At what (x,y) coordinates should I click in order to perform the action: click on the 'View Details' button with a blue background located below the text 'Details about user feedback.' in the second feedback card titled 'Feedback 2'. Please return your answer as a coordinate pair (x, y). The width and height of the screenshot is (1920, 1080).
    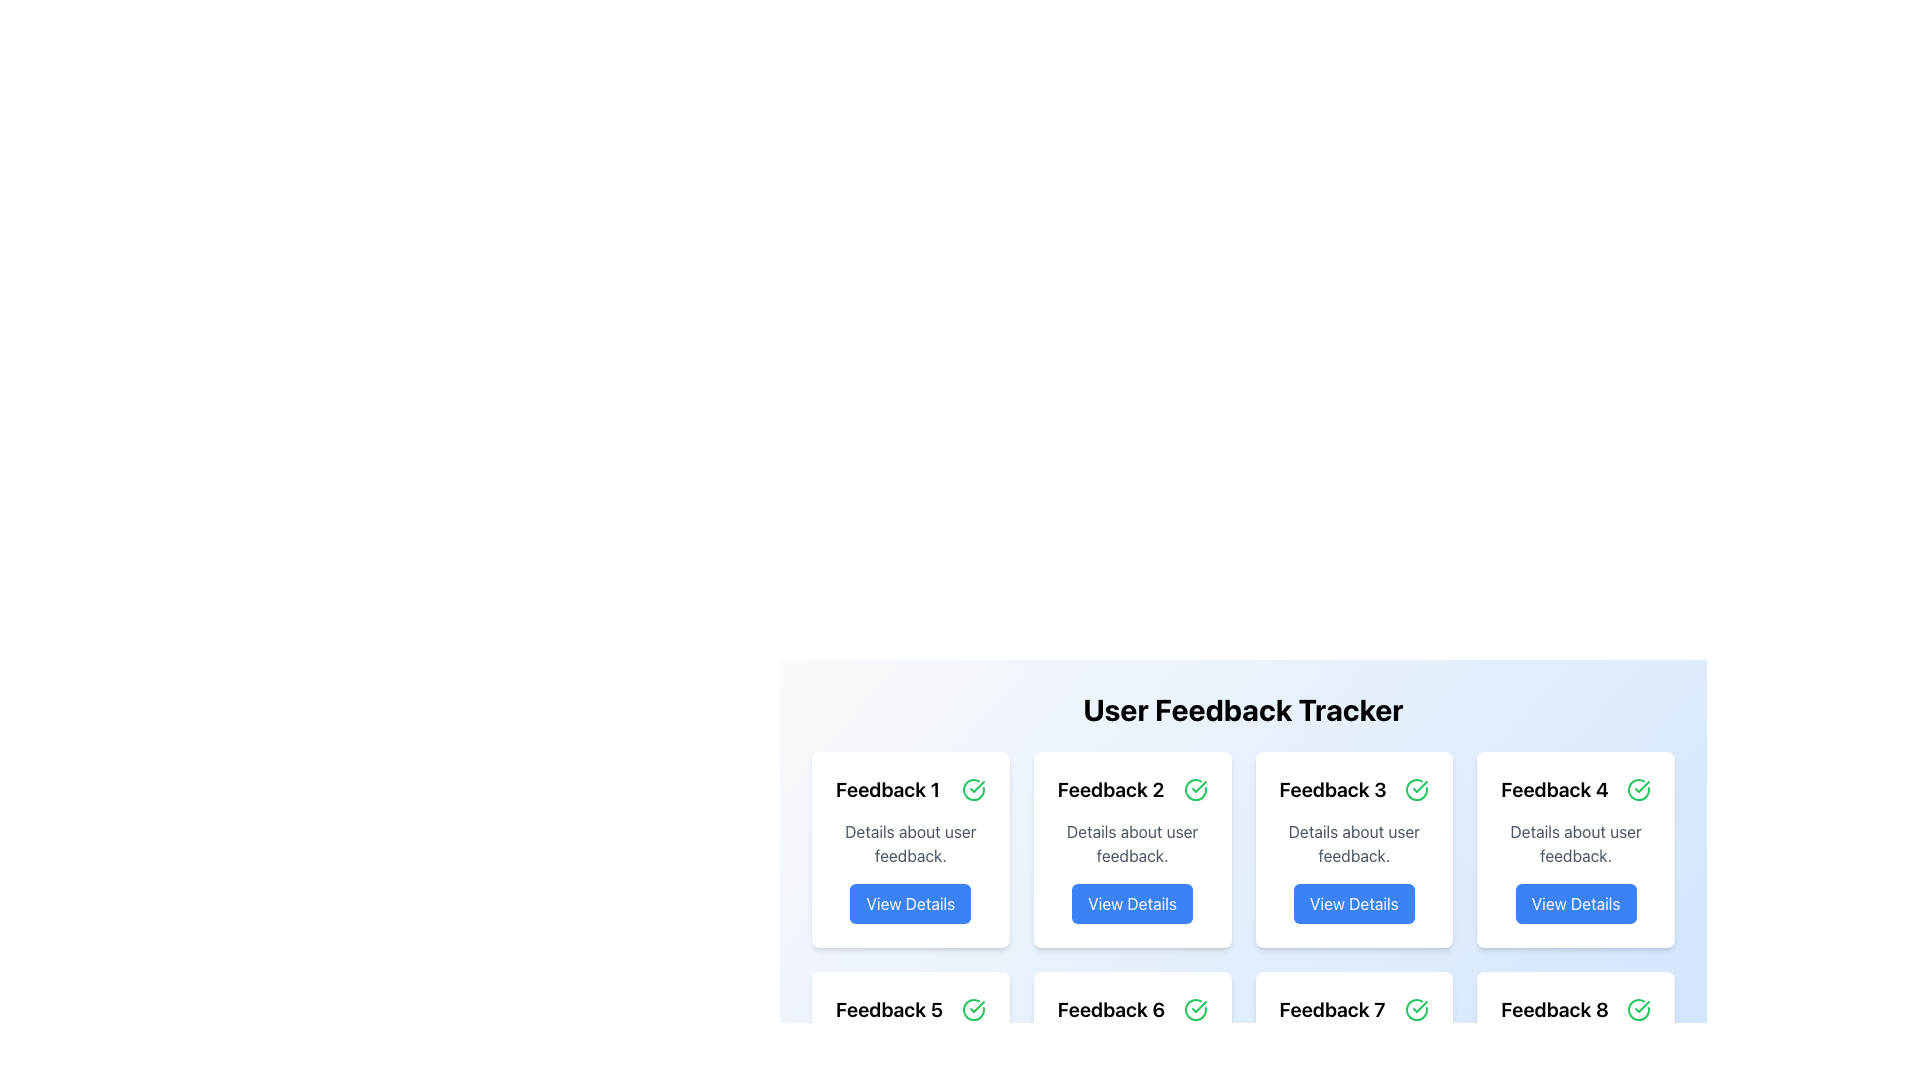
    Looking at the image, I should click on (1132, 903).